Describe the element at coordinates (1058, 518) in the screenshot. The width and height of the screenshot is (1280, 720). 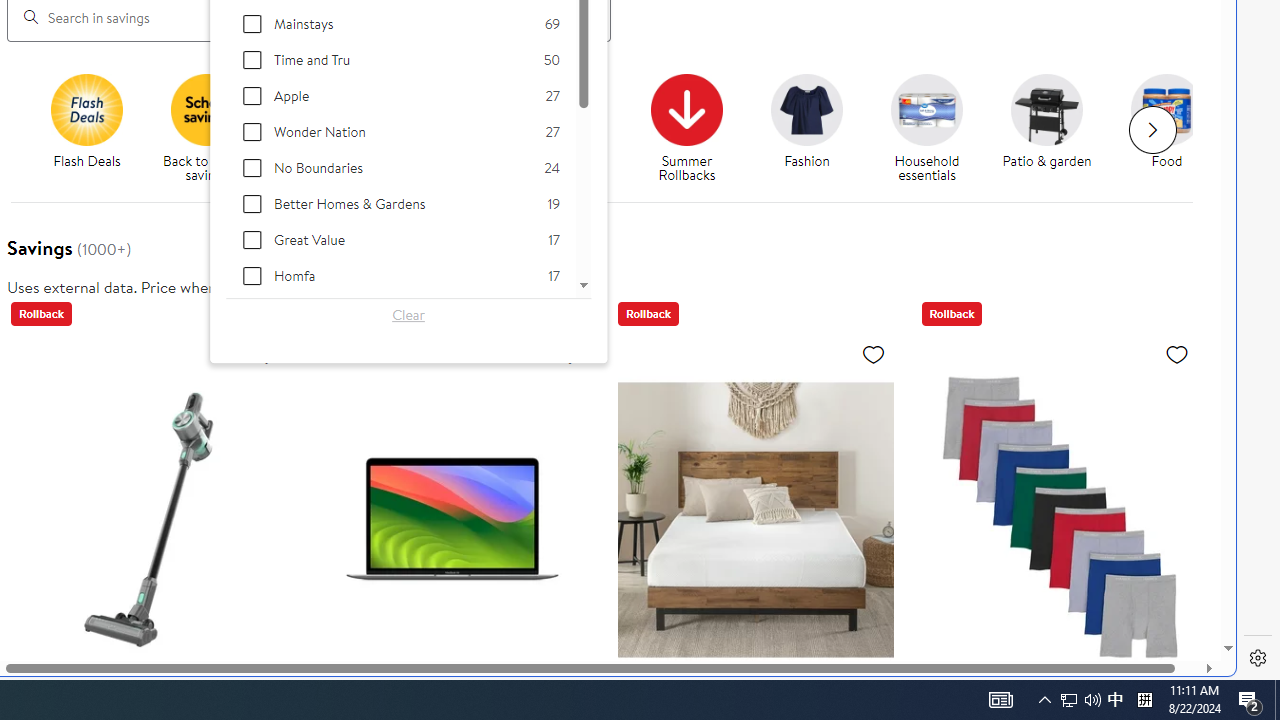
I see `'Hanes Men'` at that location.